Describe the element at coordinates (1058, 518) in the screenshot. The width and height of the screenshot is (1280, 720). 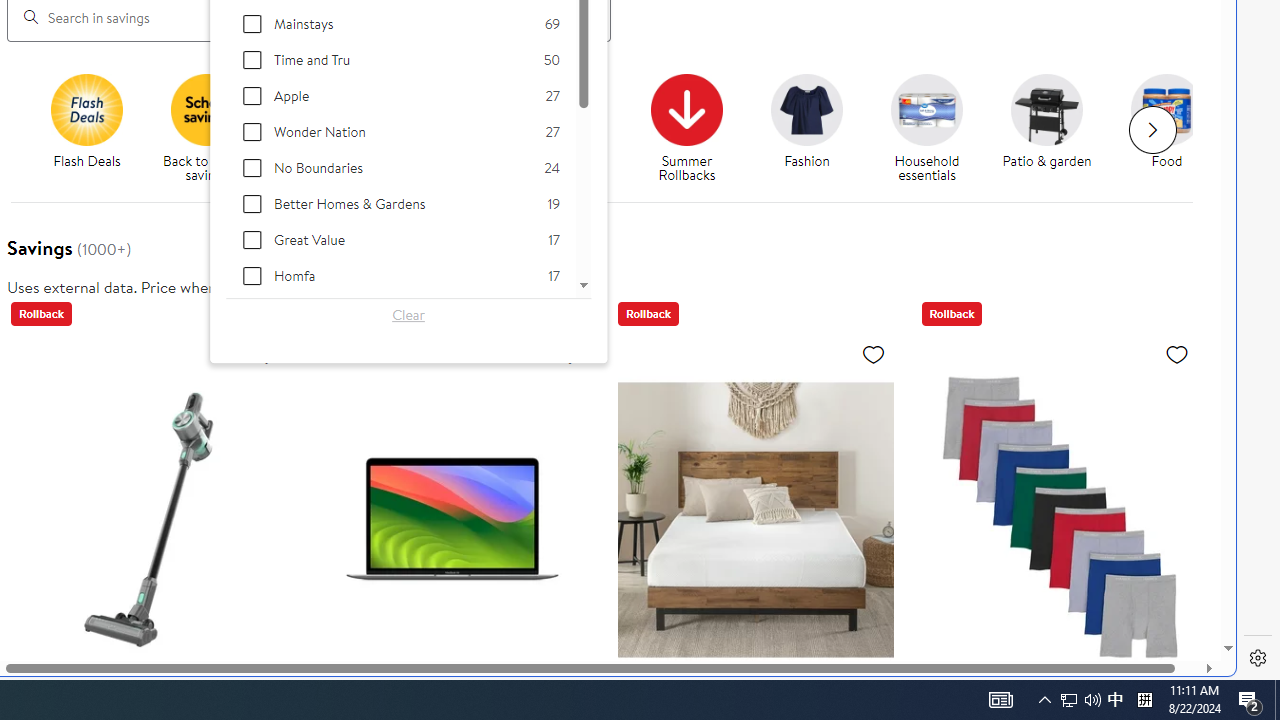
I see `'Hanes Men'` at that location.